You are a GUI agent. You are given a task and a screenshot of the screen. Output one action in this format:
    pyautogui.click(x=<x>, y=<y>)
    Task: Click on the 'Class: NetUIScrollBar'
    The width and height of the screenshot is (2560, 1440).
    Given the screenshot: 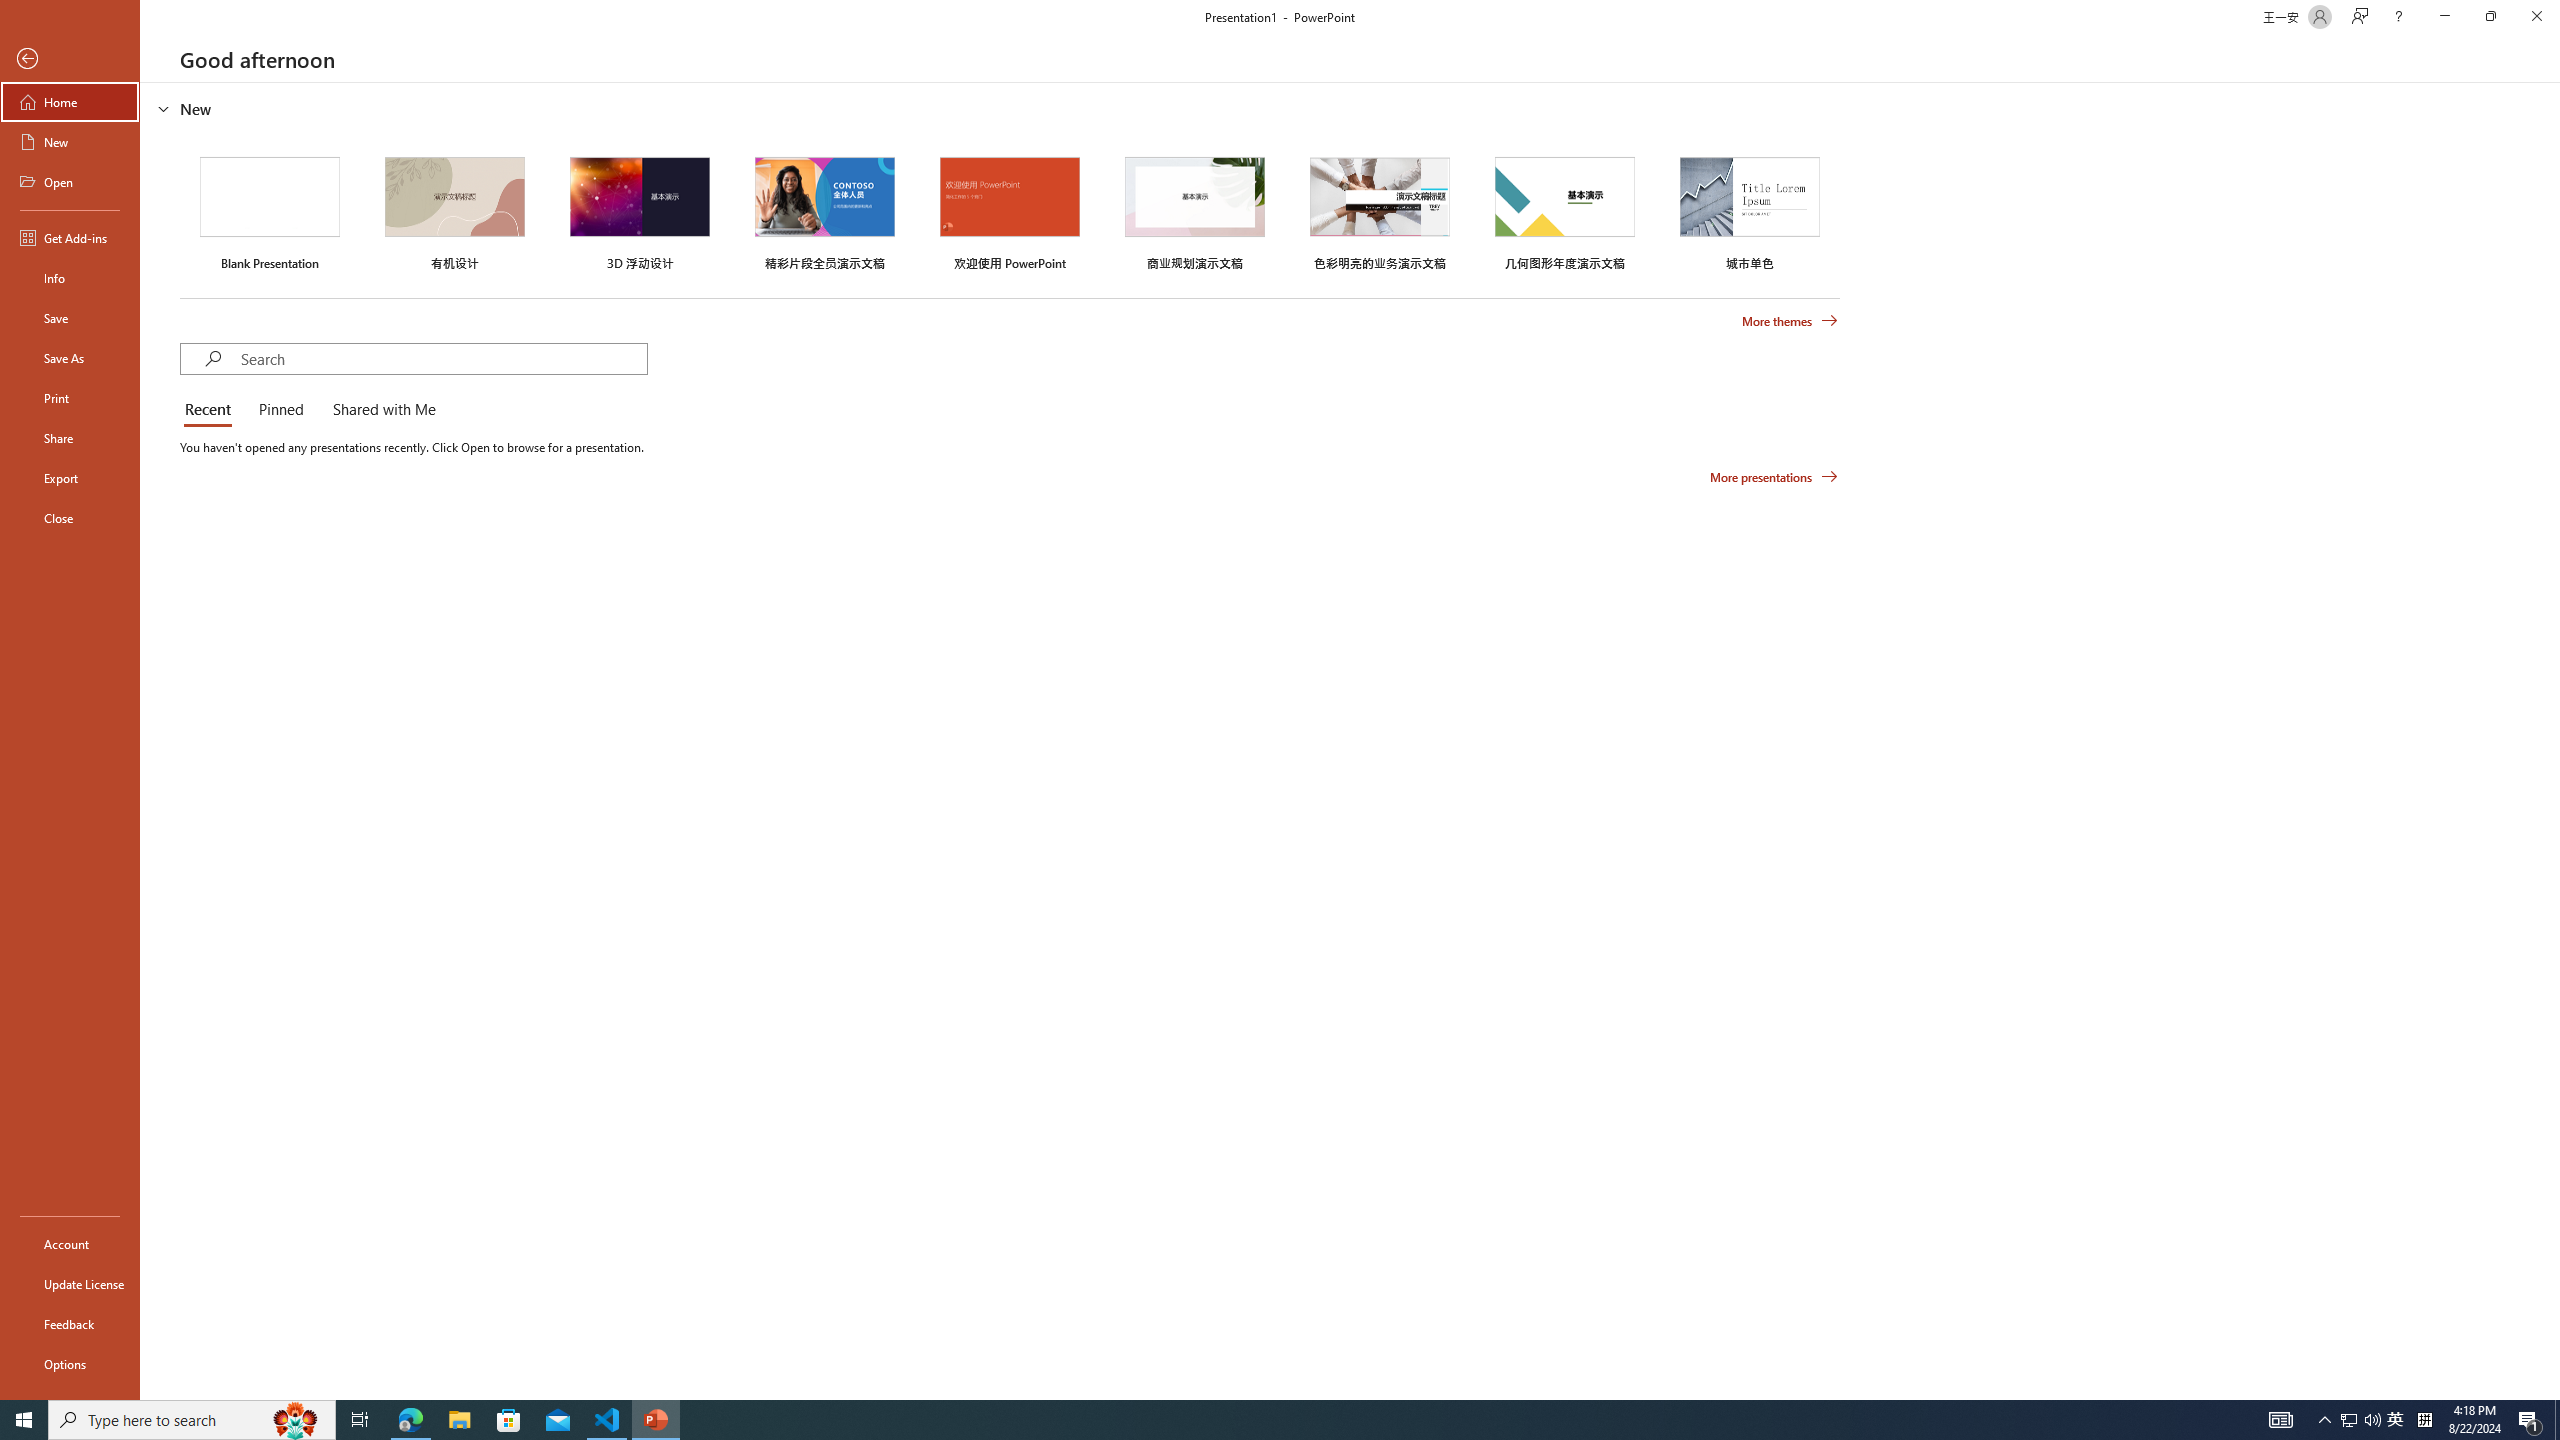 What is the action you would take?
    pyautogui.click(x=2551, y=740)
    